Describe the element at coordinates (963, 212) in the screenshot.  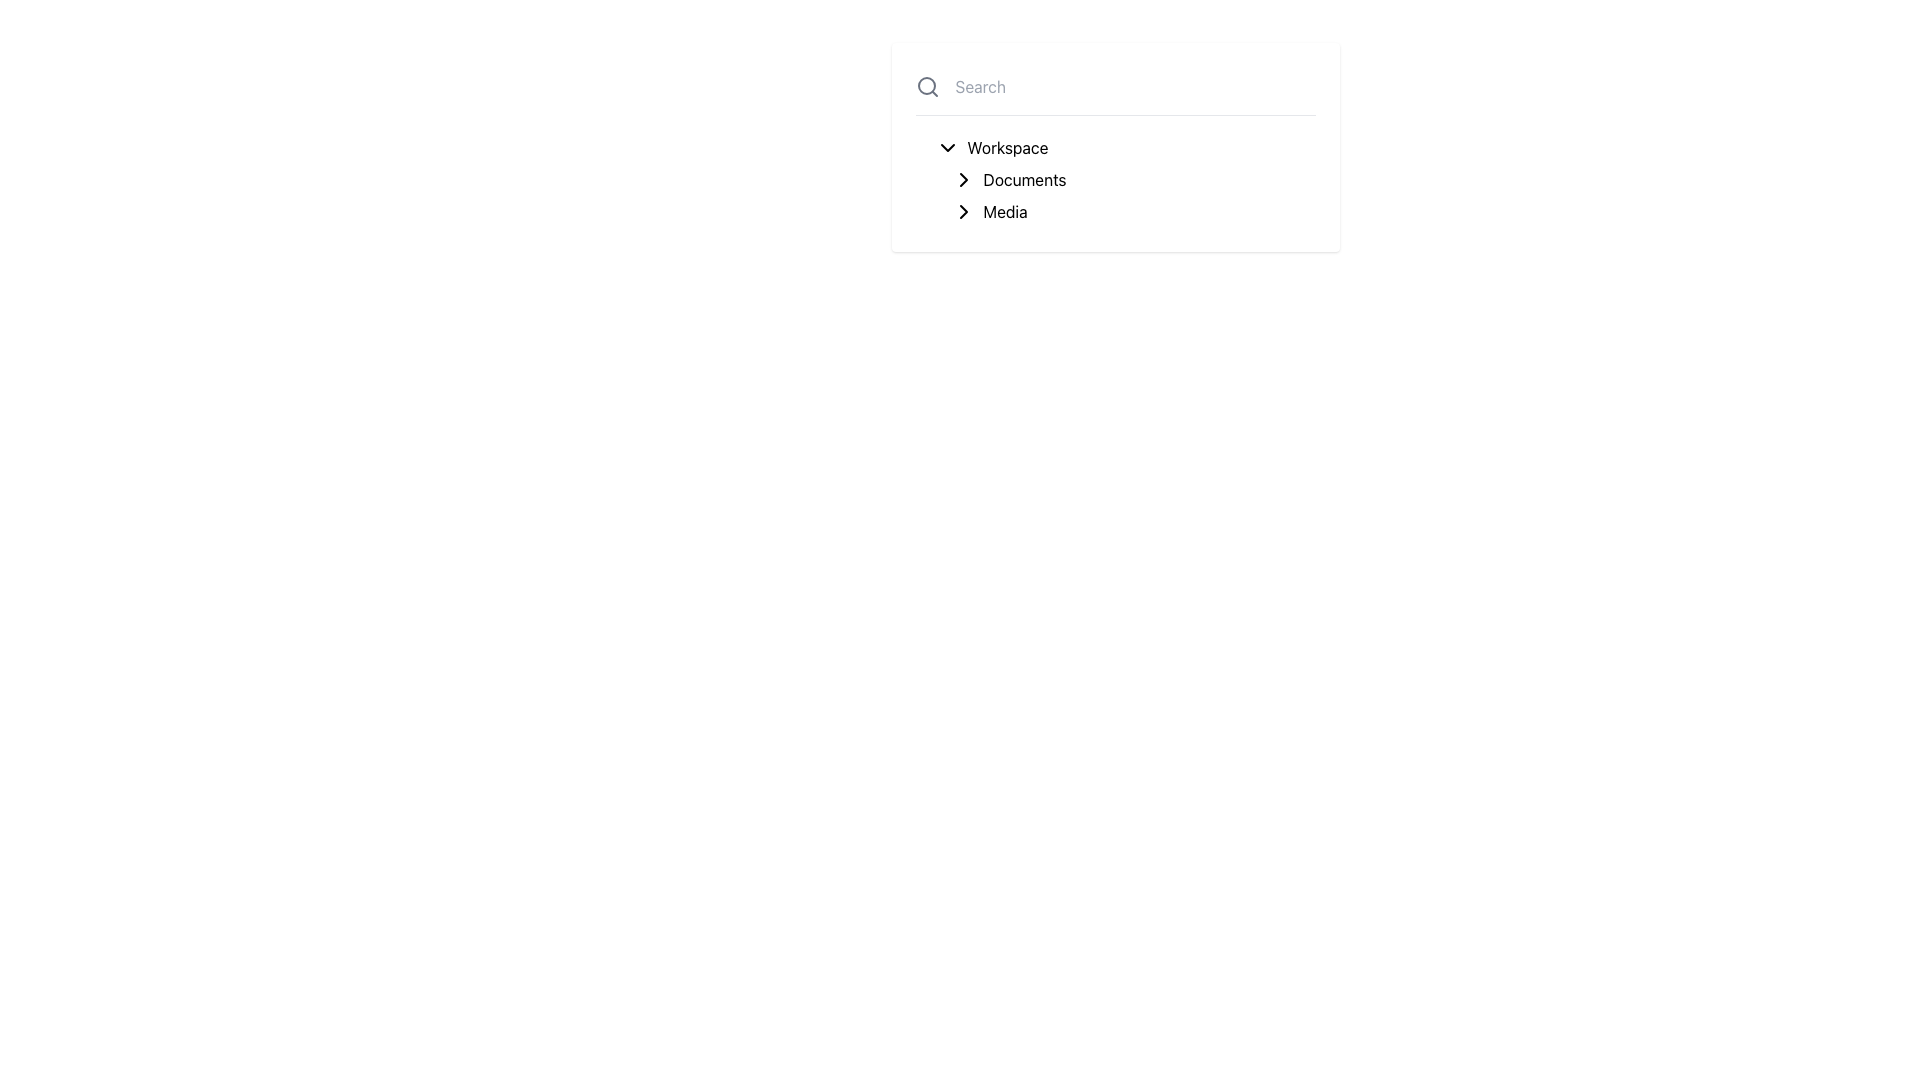
I see `the arrow icon located in the dropdown list under the 'Workspace' section, positioned directly to the right of the 'Media' label, to indicate a selection or navigate` at that location.